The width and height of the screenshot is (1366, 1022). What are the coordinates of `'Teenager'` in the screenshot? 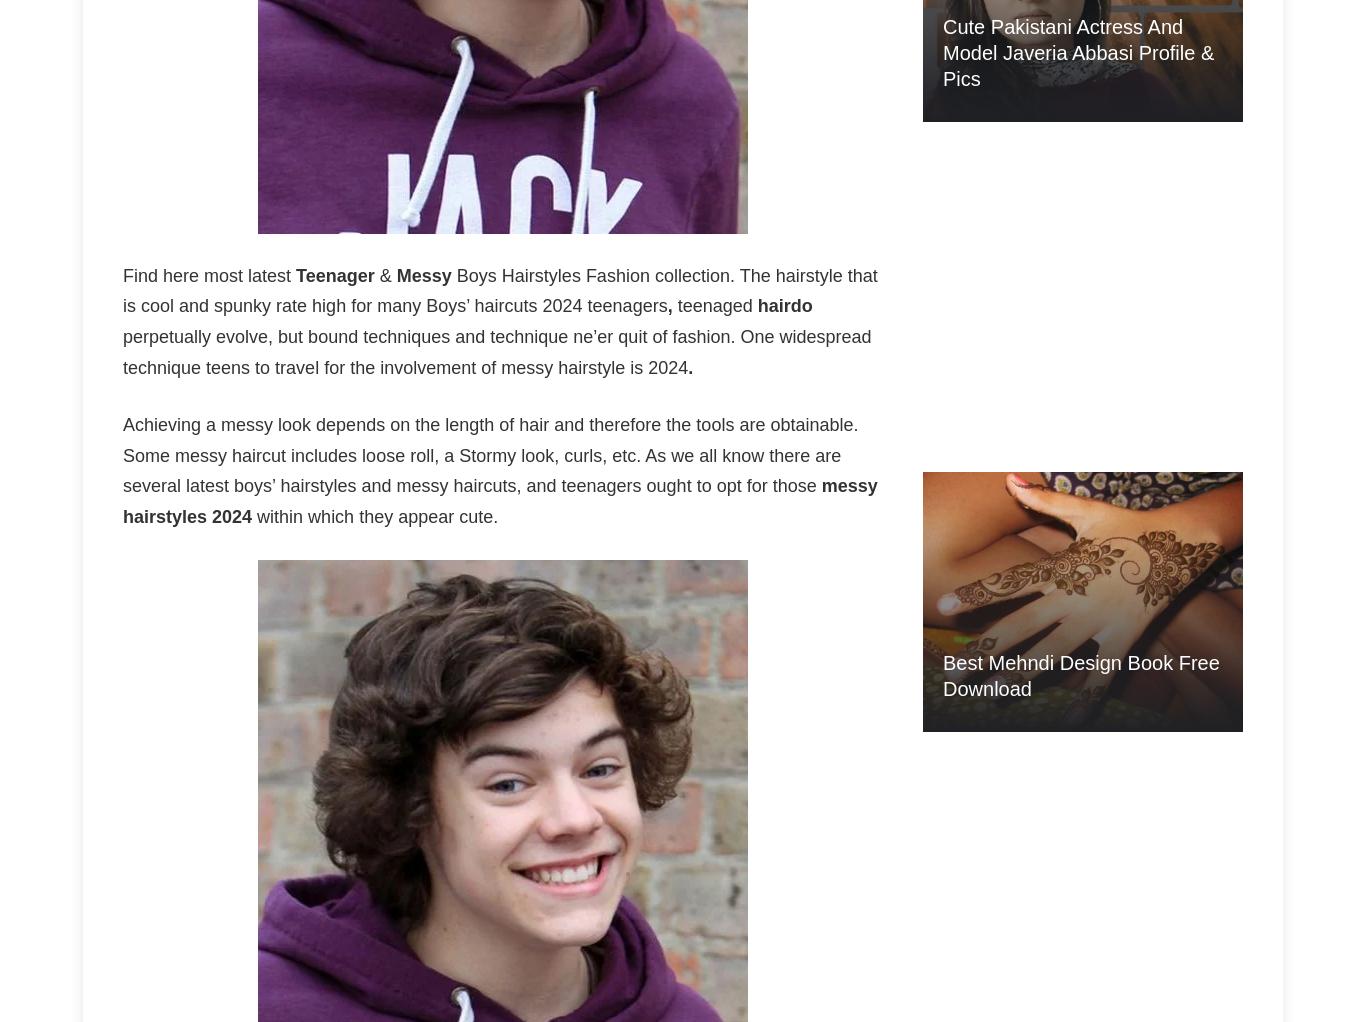 It's located at (334, 275).